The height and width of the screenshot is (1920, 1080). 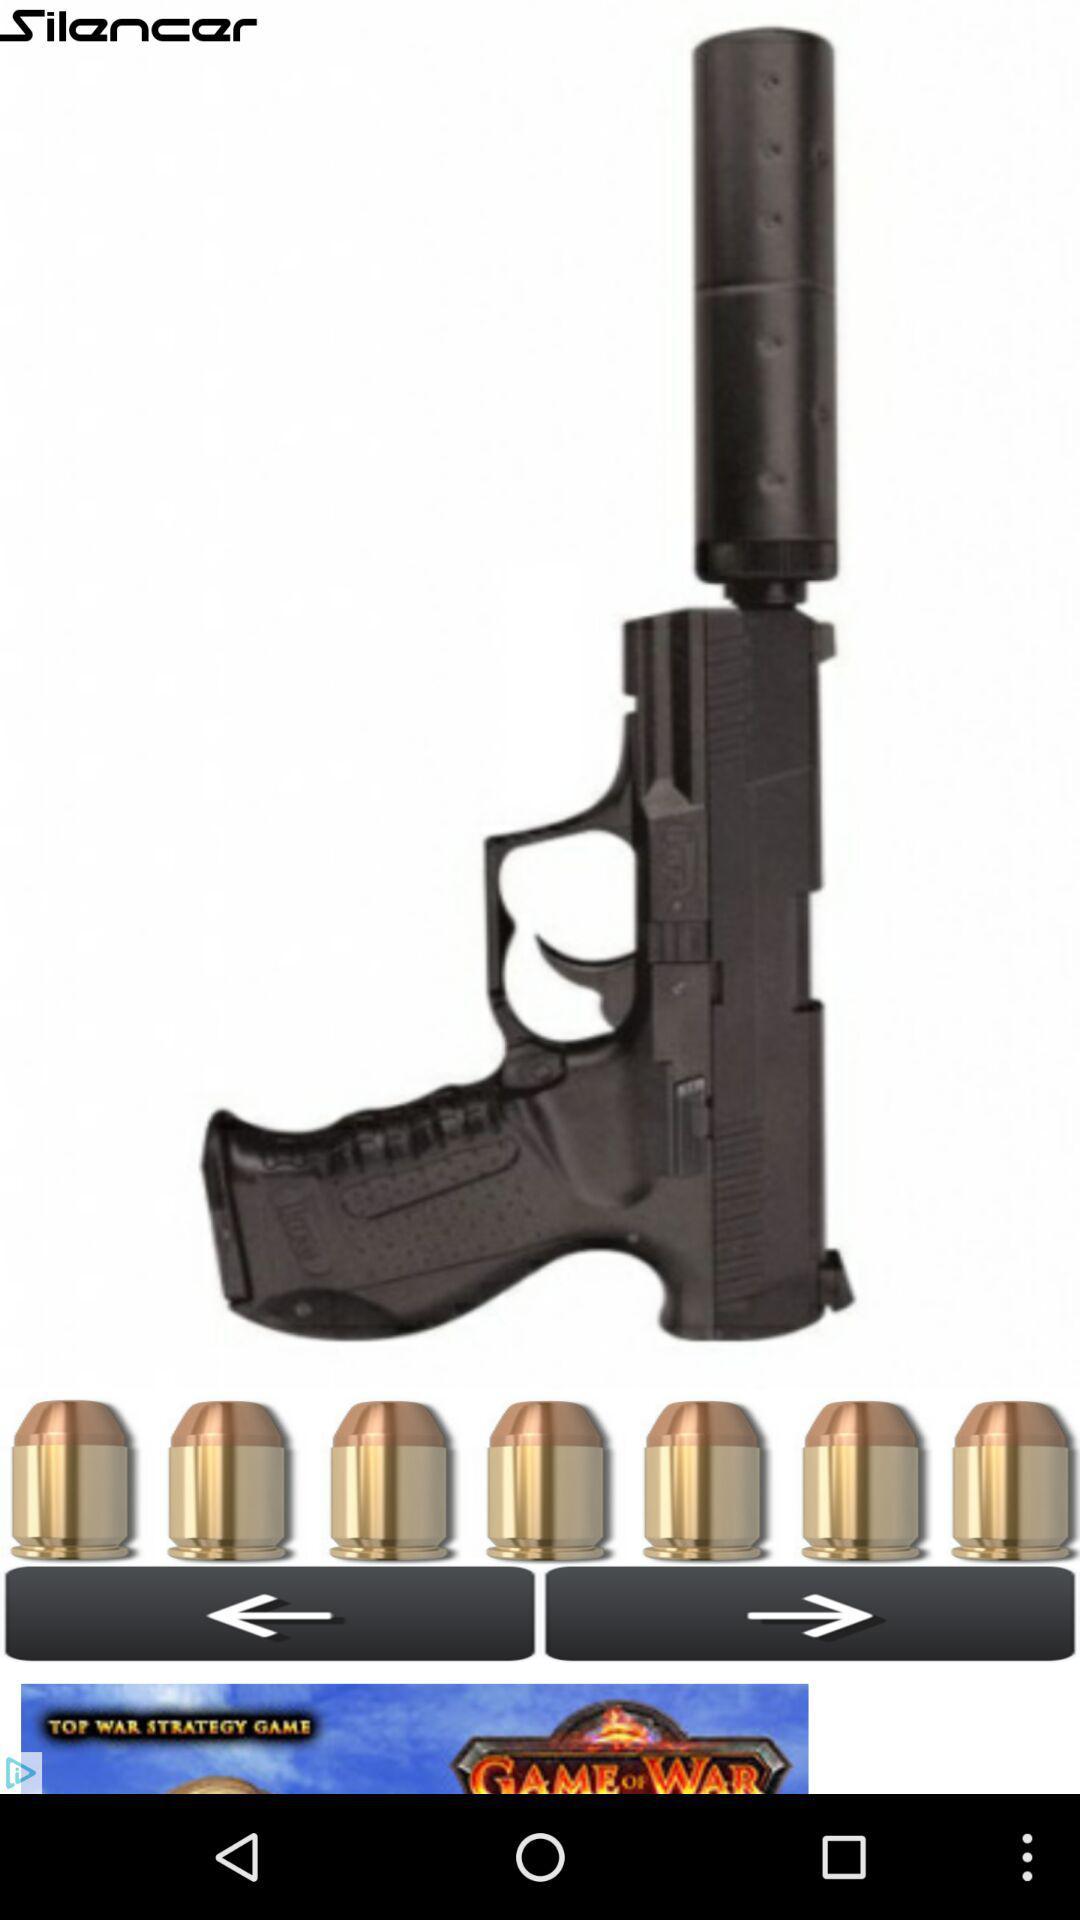 I want to click on next, so click(x=810, y=1613).